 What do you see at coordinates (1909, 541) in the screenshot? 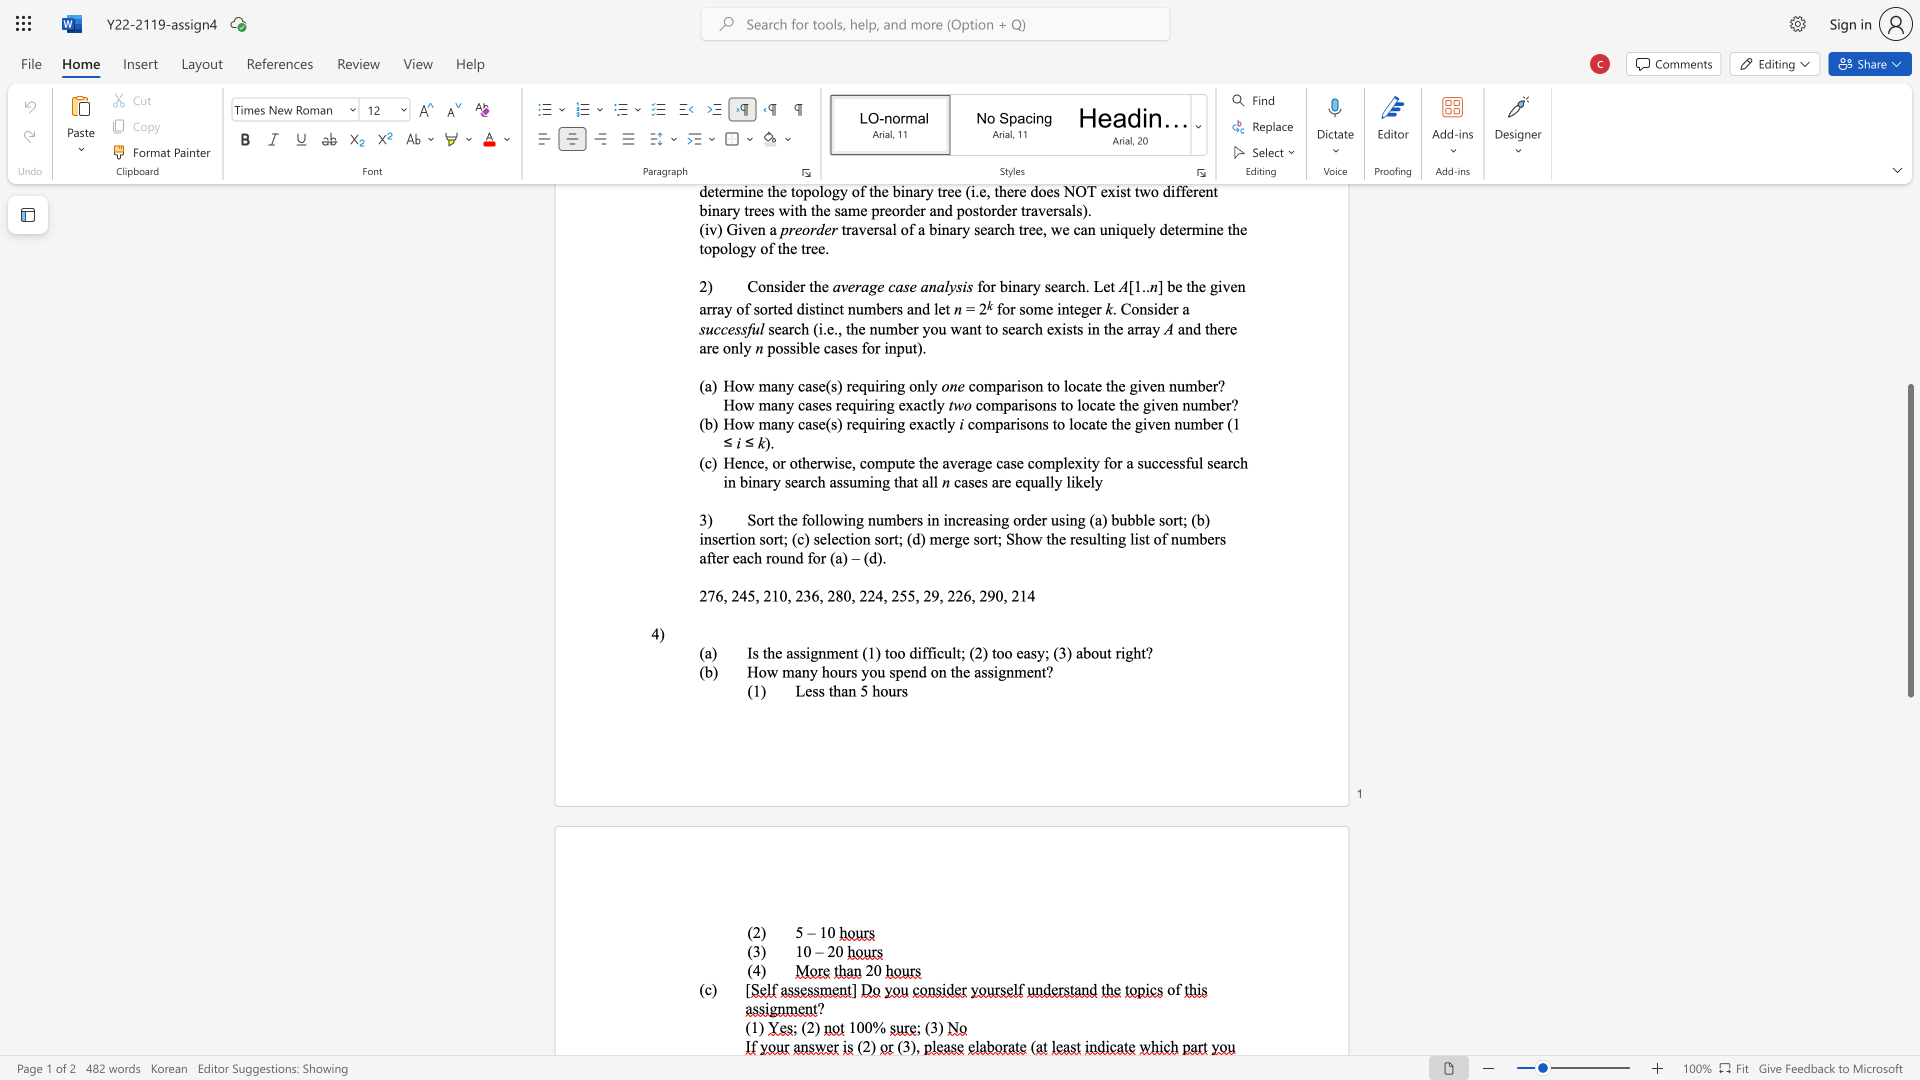
I see `the scrollbar and move down 890 pixels` at bounding box center [1909, 541].